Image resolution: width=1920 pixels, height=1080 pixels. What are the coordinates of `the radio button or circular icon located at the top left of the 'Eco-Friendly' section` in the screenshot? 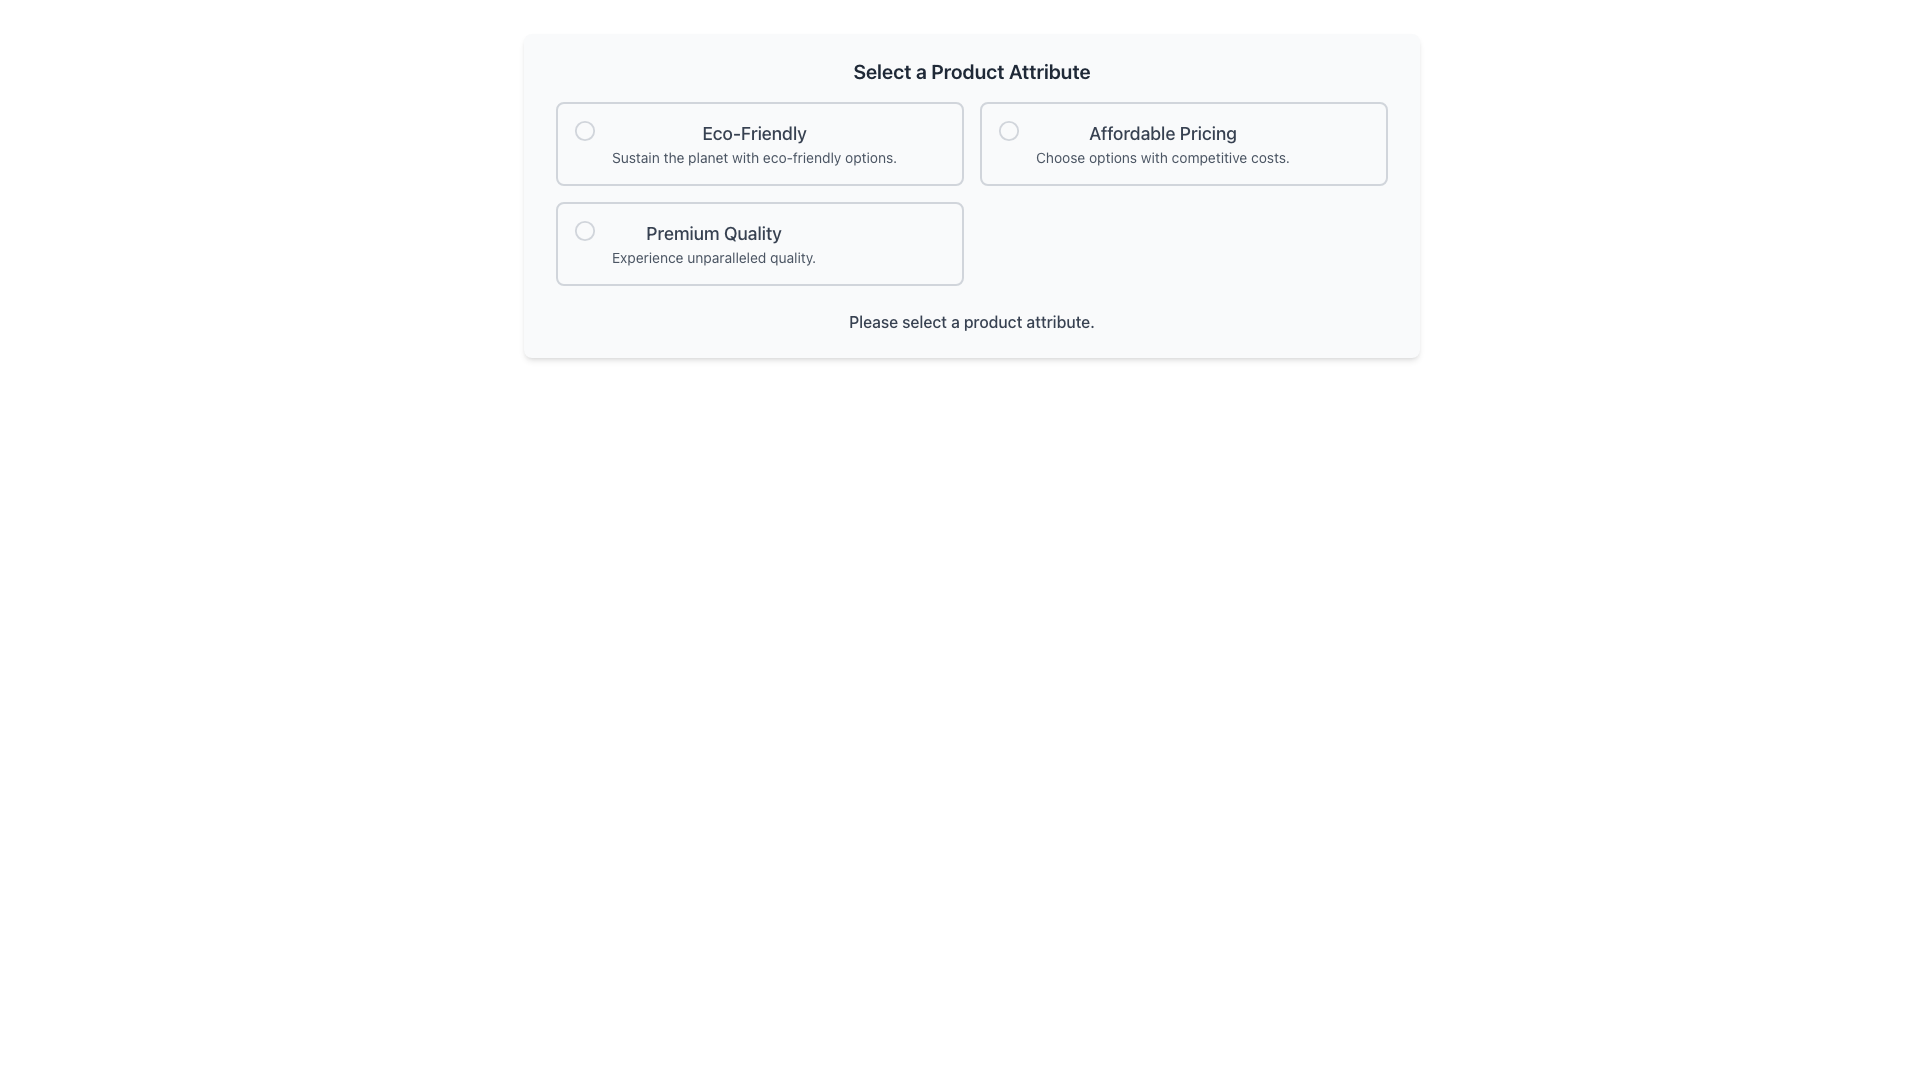 It's located at (584, 131).